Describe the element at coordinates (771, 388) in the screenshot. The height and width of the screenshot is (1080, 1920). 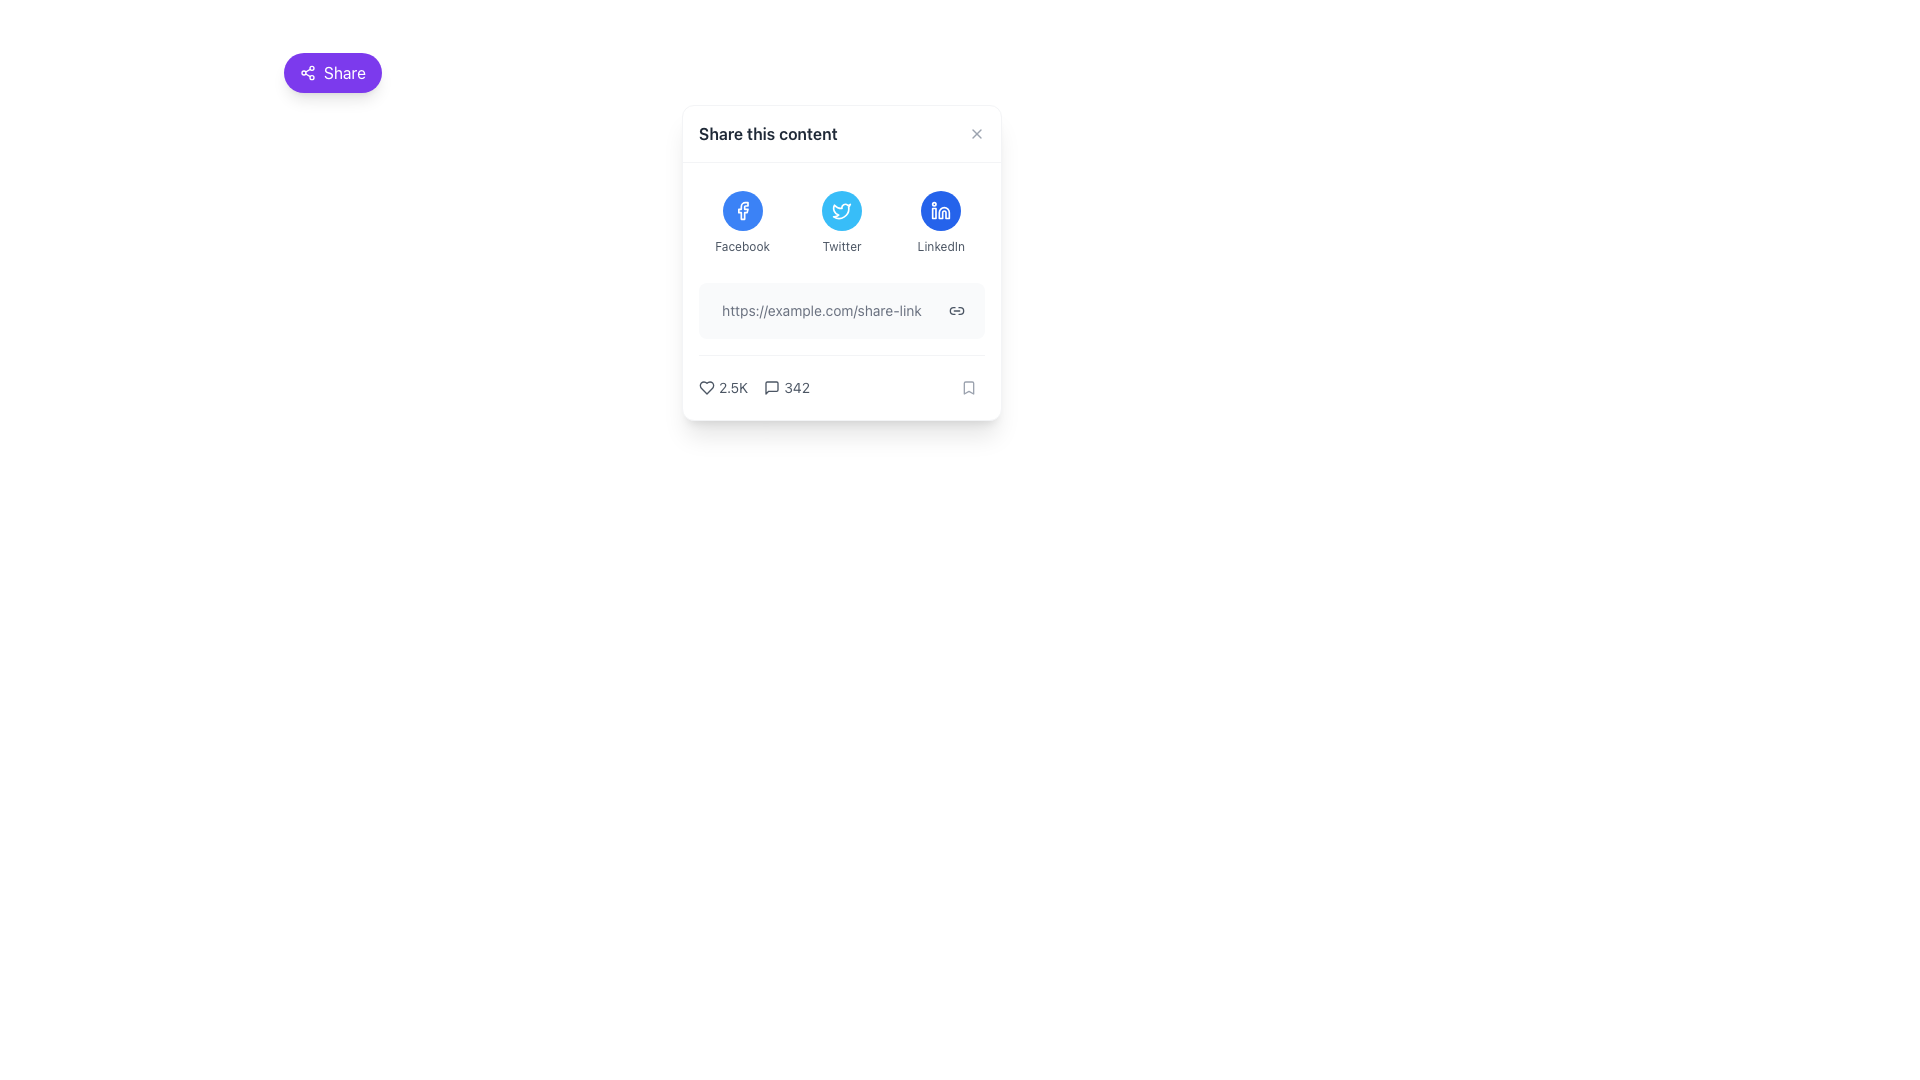
I see `the message bubble icon within the 'Share this content' modal, which is a minimalist vector graphic used for messaging features` at that location.